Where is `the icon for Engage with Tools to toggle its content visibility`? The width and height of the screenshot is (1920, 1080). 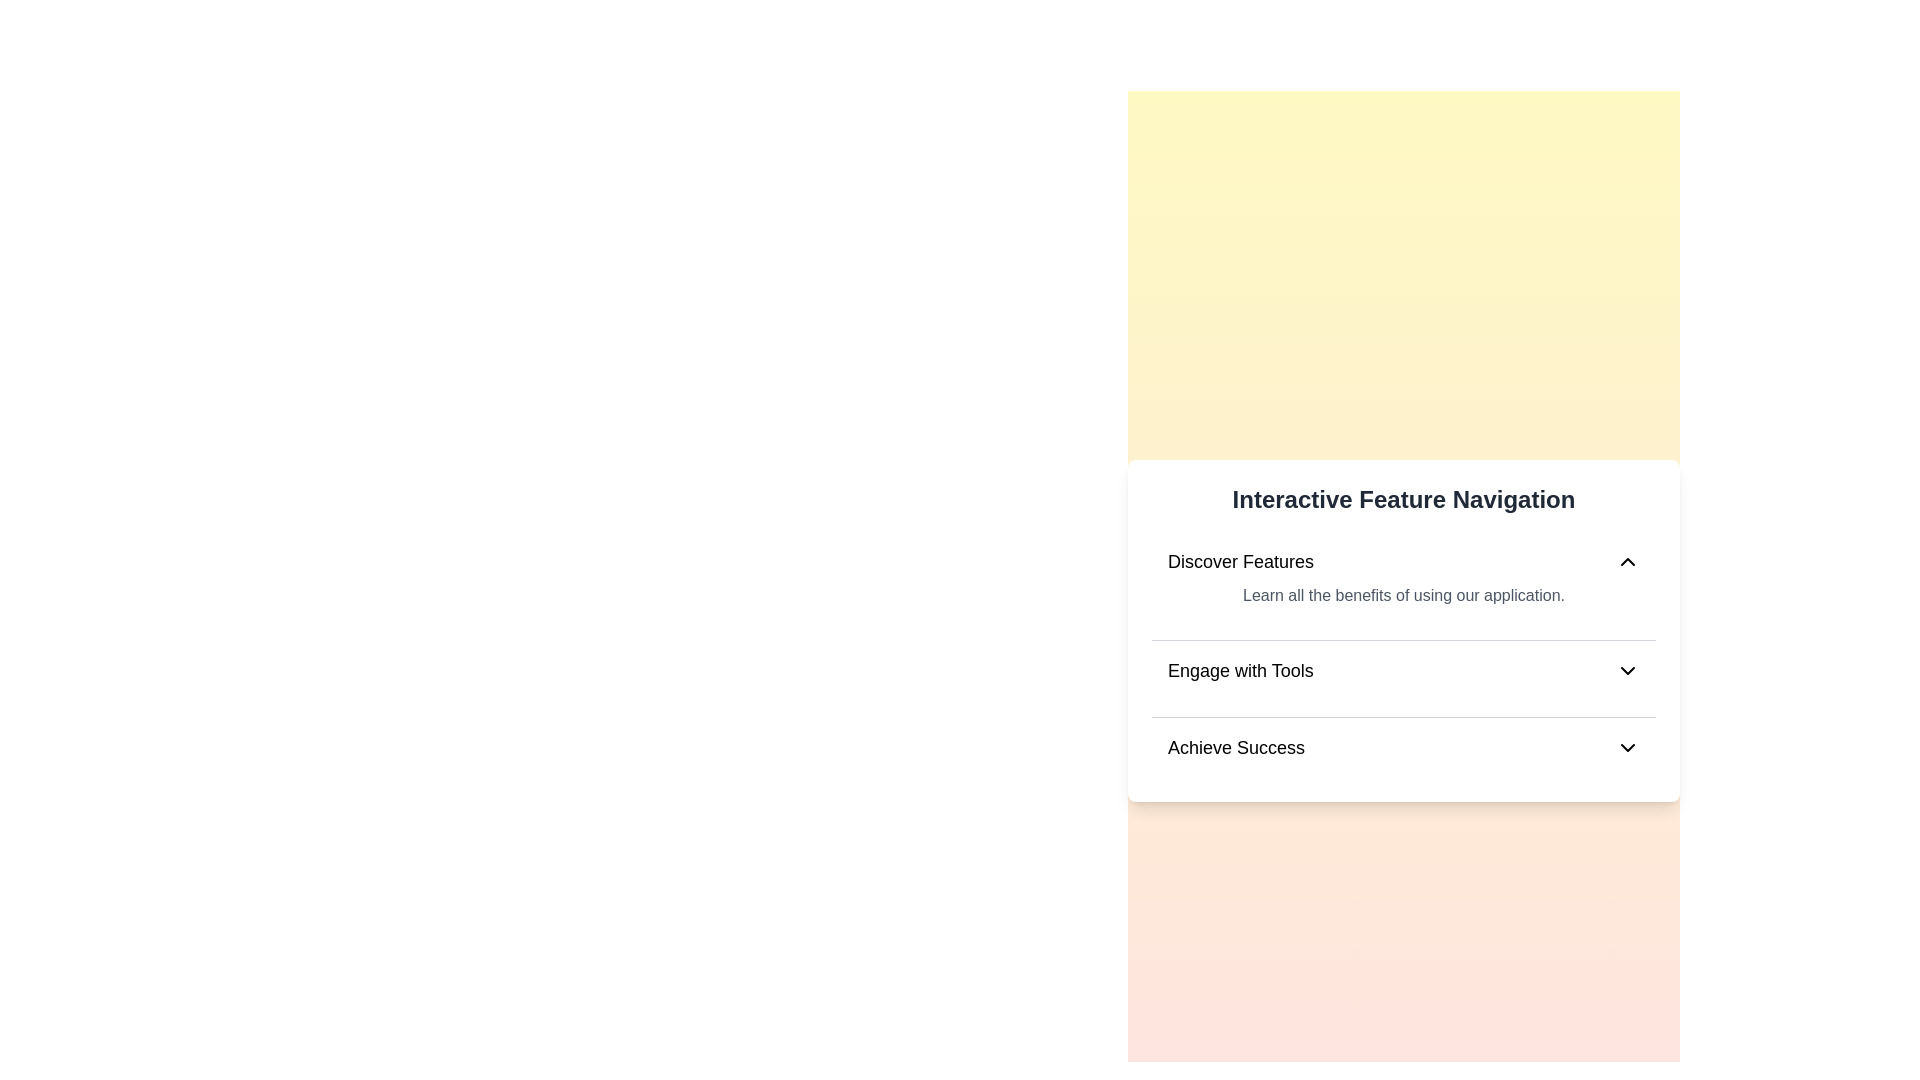
the icon for Engage with Tools to toggle its content visibility is located at coordinates (1627, 671).